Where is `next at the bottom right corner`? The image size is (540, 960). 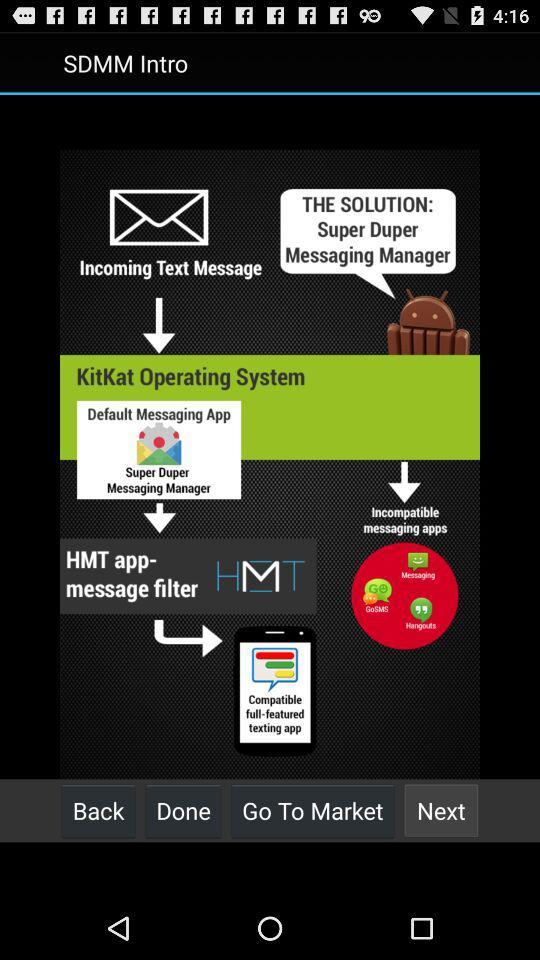
next at the bottom right corner is located at coordinates (441, 810).